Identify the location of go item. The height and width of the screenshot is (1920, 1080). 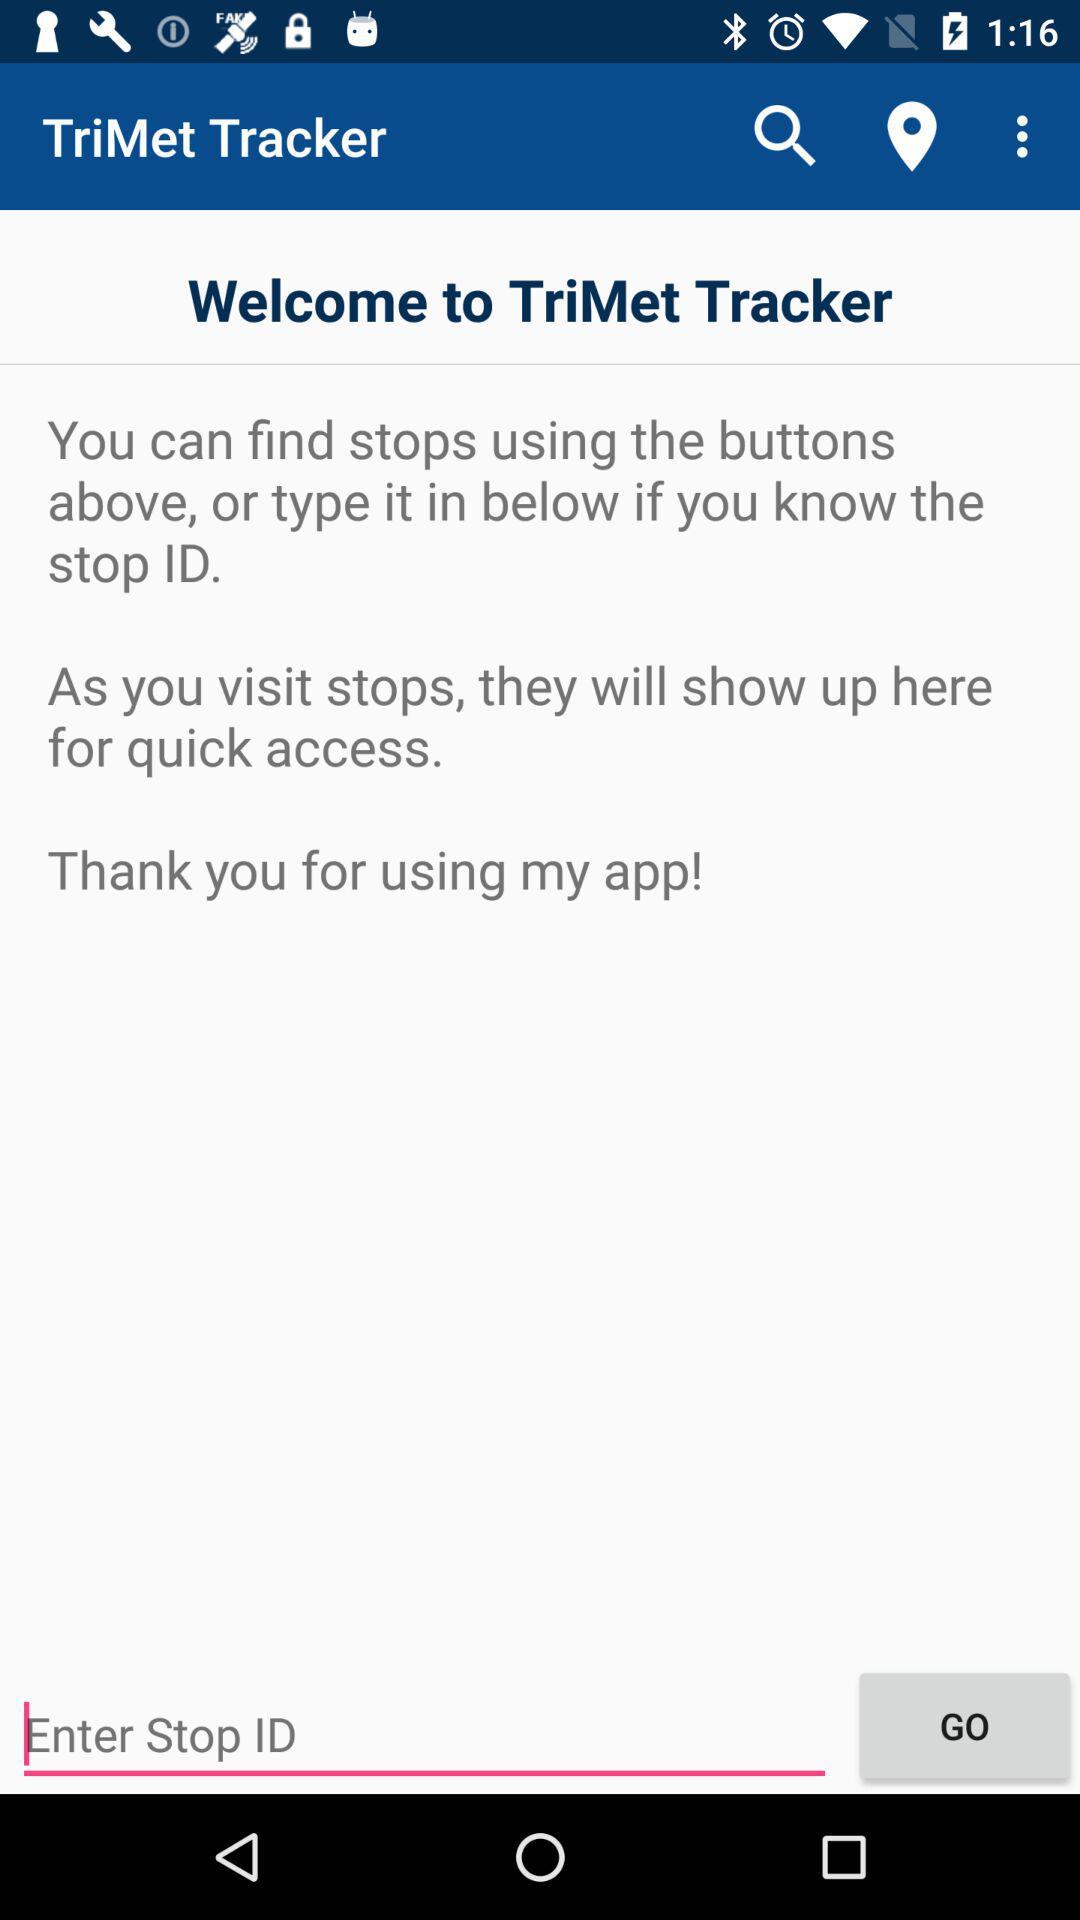
(963, 1724).